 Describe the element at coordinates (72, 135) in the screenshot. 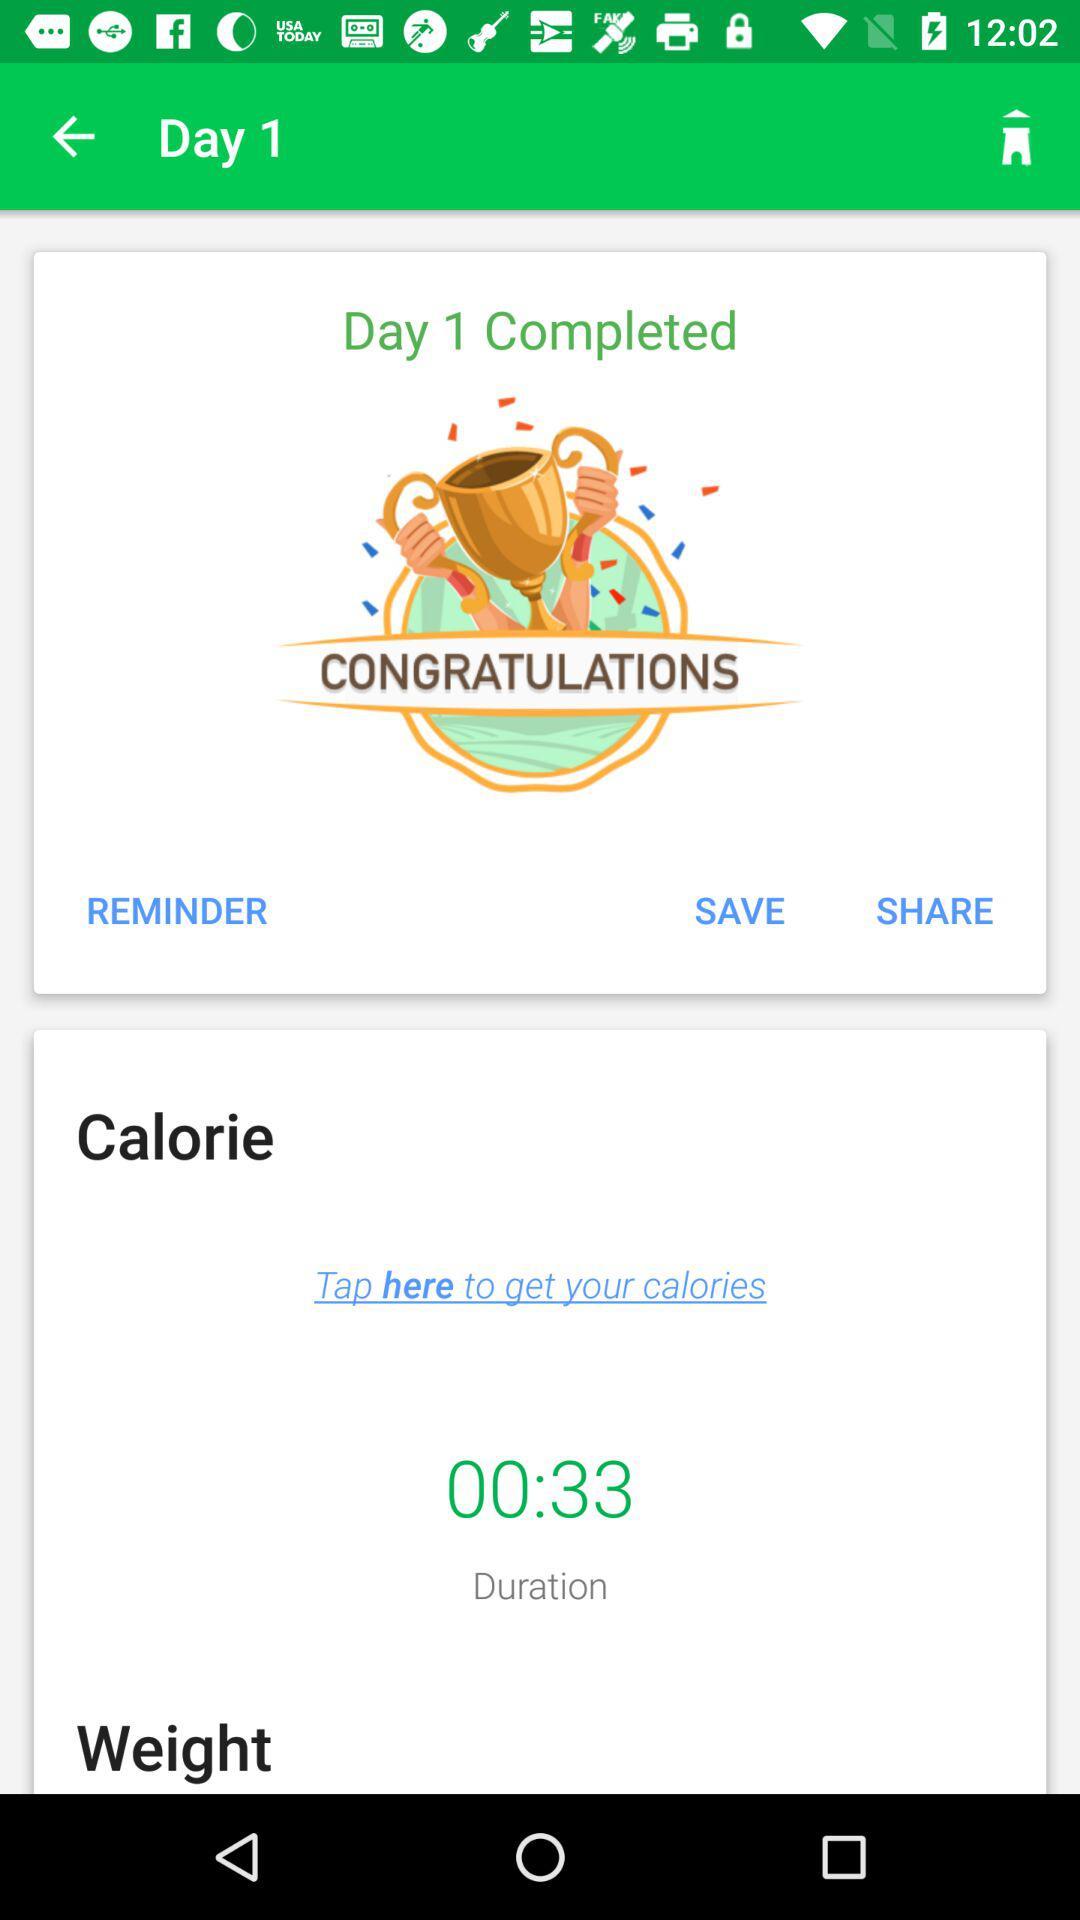

I see `the icon to the left of the day 1` at that location.